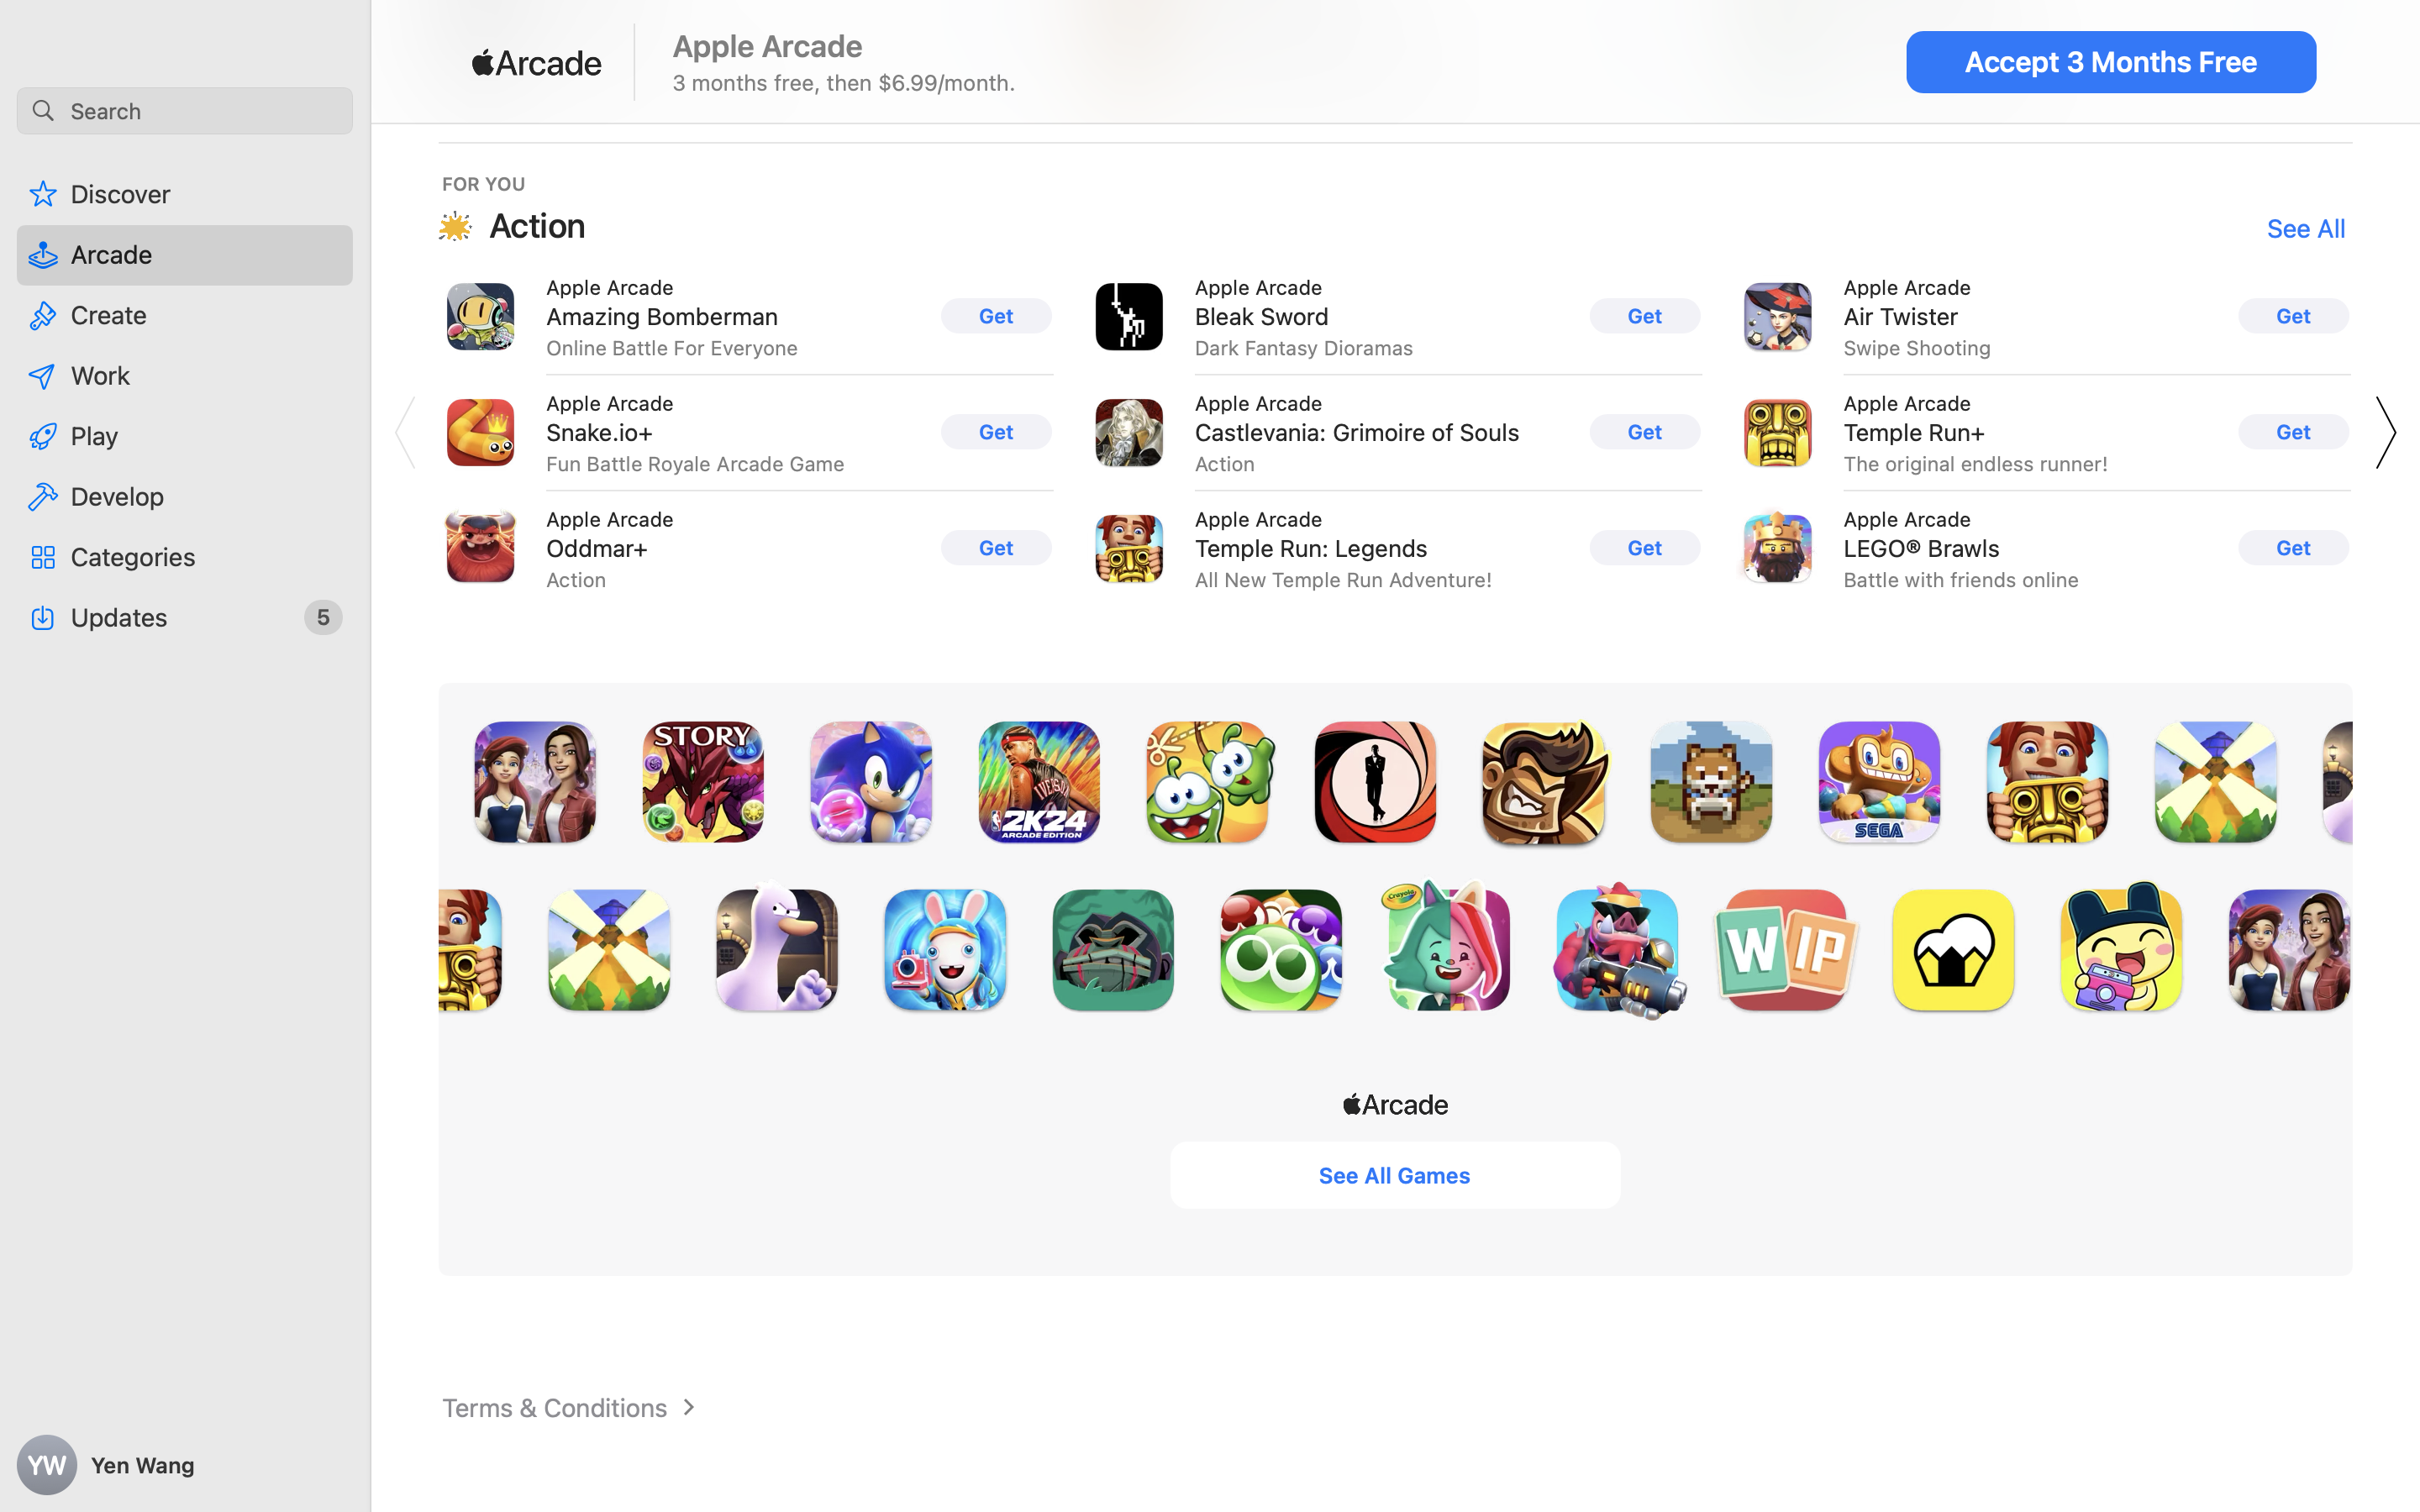 The image size is (2420, 1512). What do you see at coordinates (185, 1465) in the screenshot?
I see `'Yen Wang'` at bounding box center [185, 1465].